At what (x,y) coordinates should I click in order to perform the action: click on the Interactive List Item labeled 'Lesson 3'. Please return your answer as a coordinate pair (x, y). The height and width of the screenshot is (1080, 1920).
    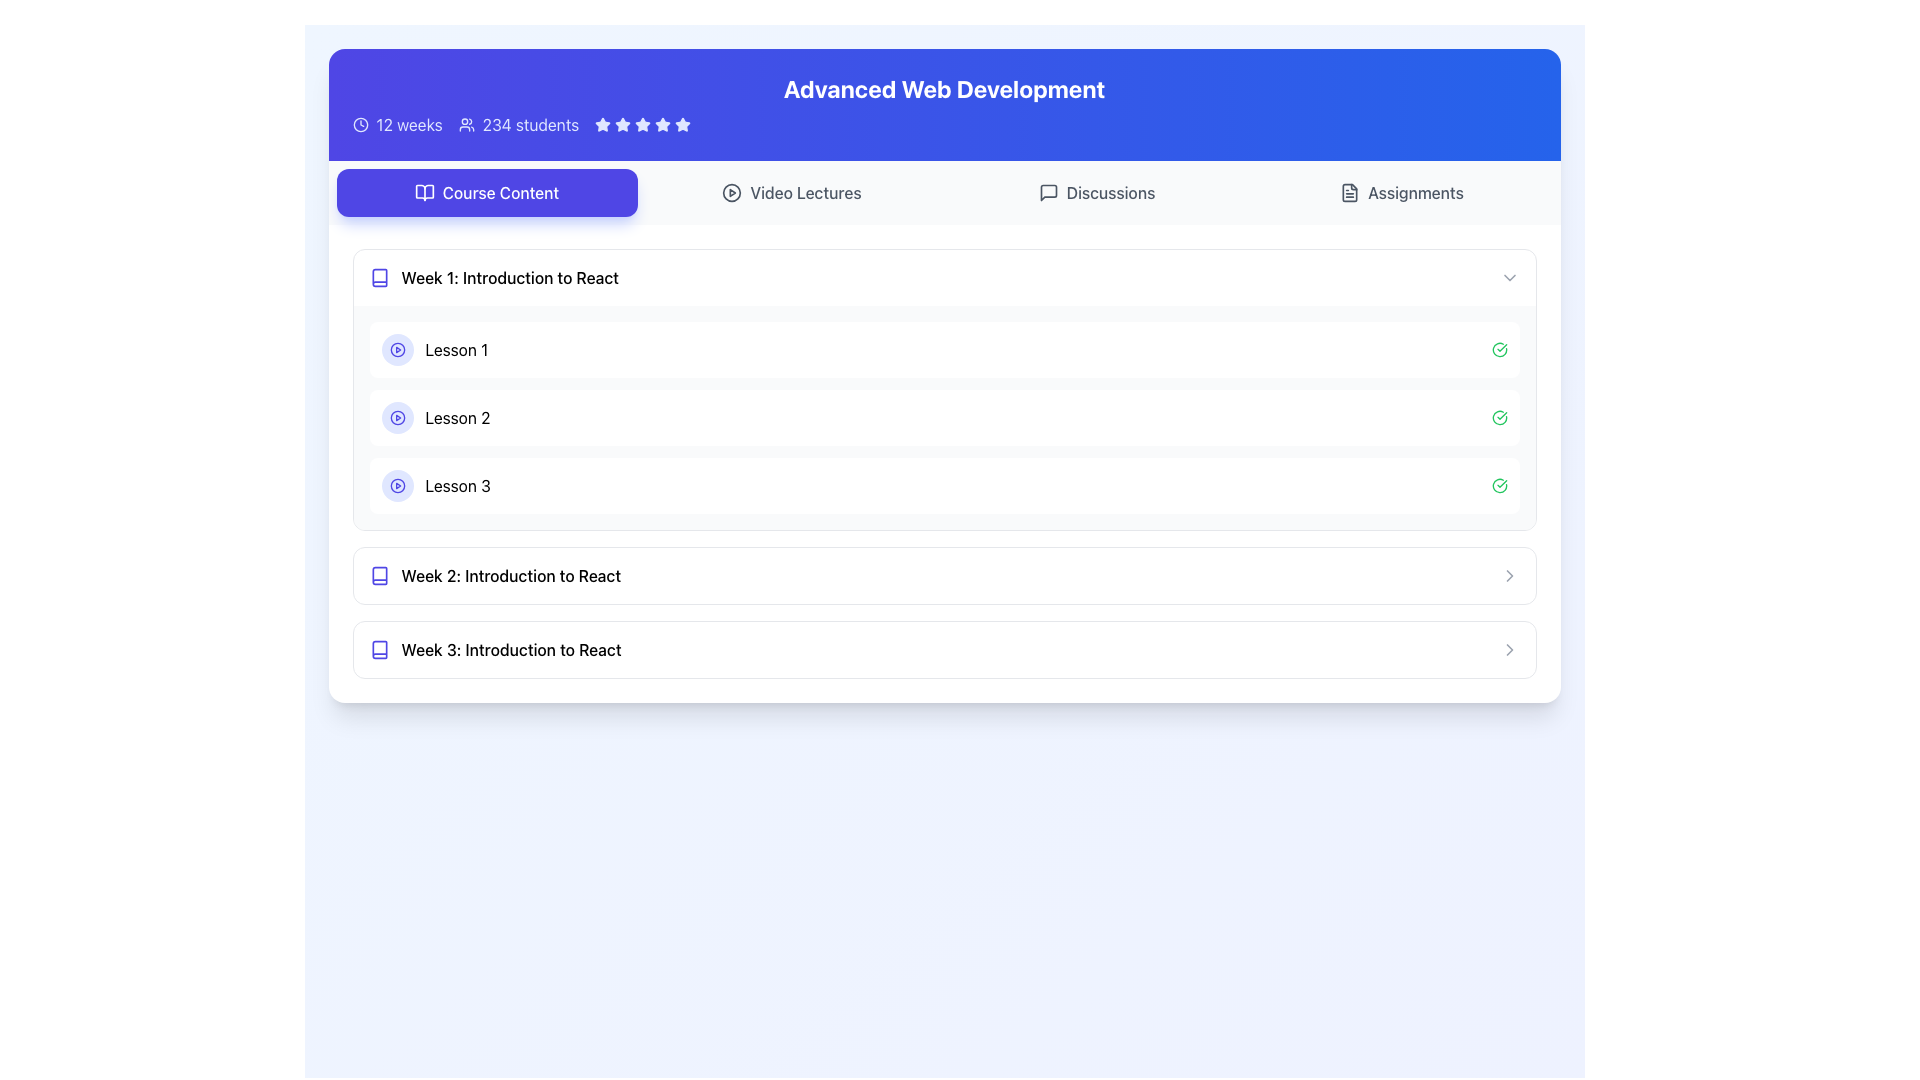
    Looking at the image, I should click on (943, 486).